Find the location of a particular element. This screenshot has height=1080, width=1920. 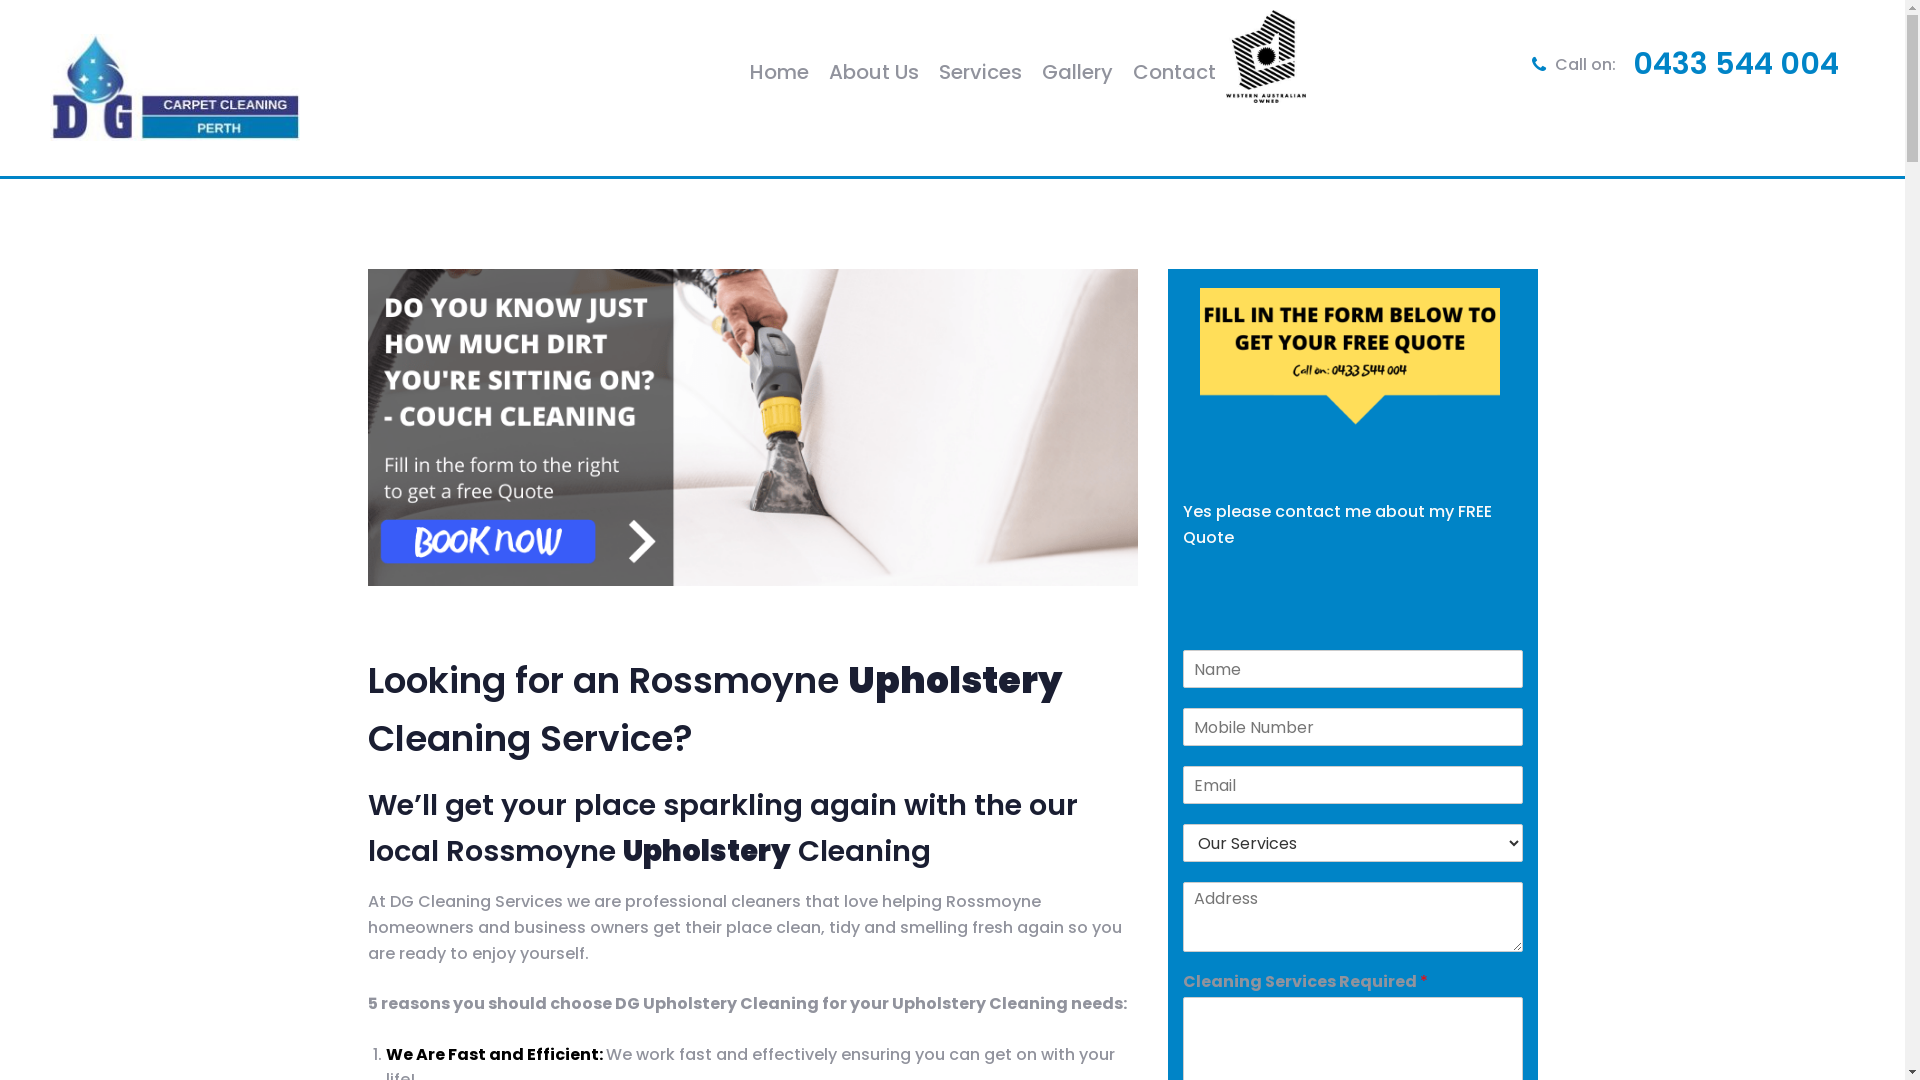

'About Us' is located at coordinates (873, 71).